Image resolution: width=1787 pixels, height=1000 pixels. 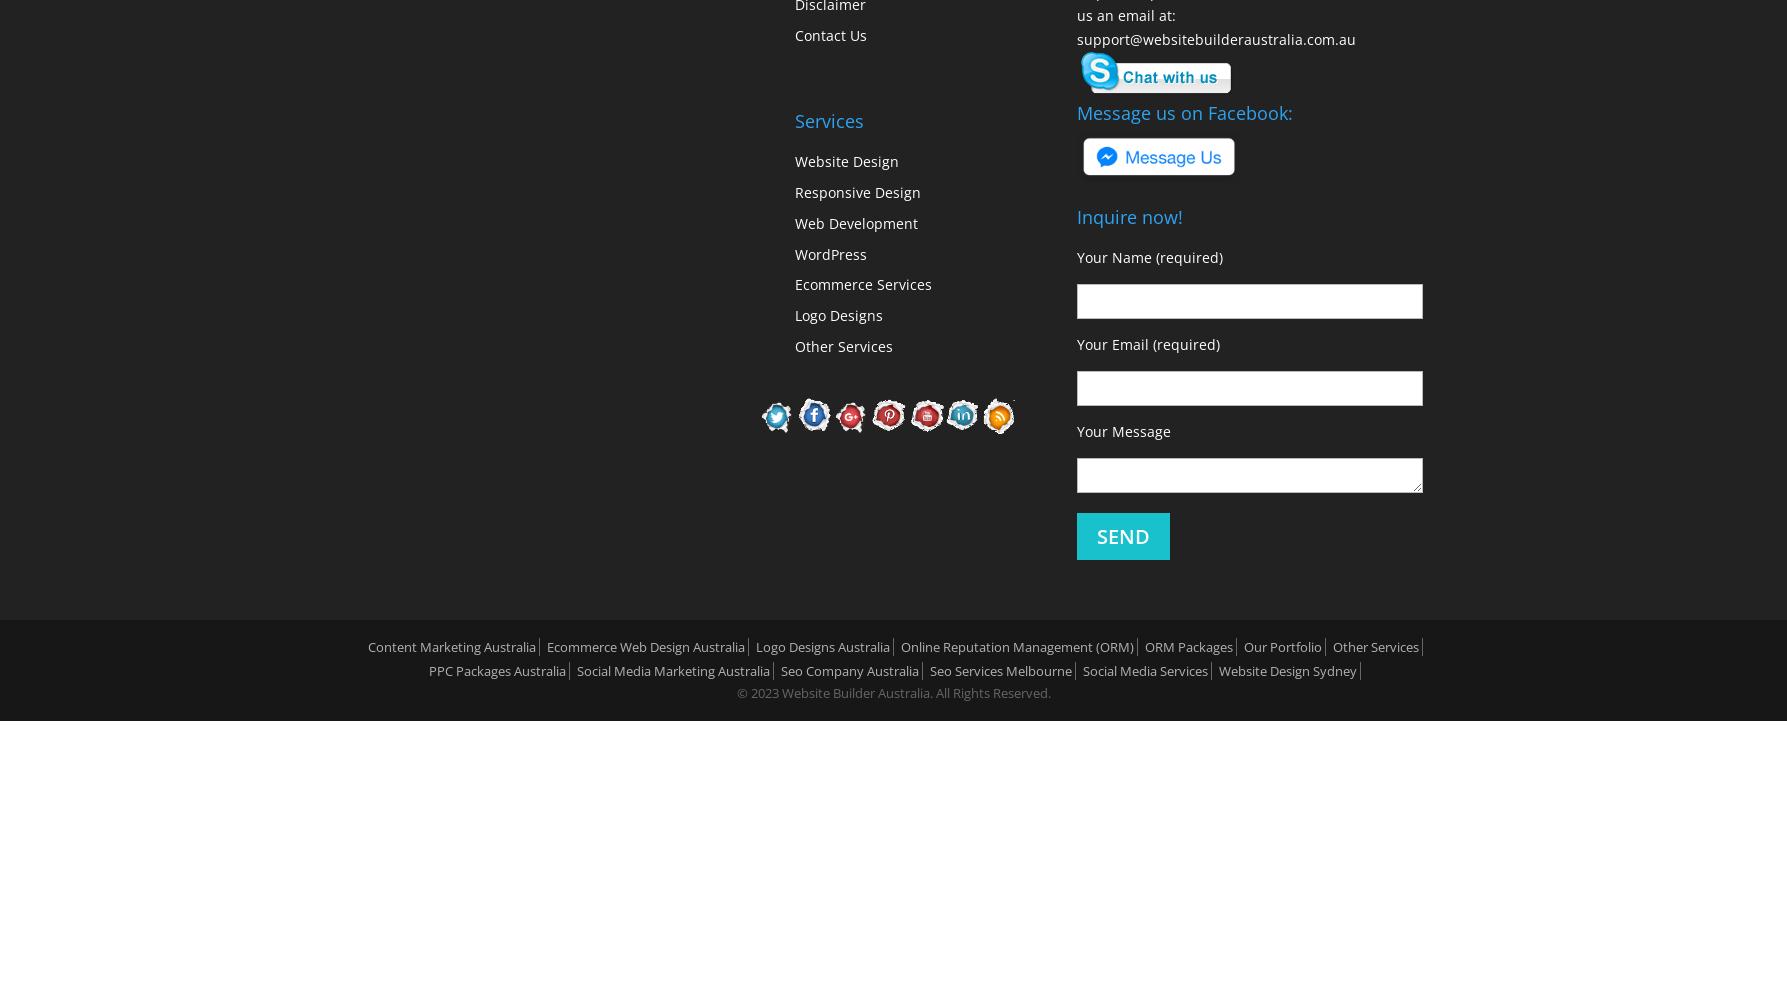 What do you see at coordinates (736, 692) in the screenshot?
I see `'© 2023 Website Builder Australia. All Rights Reserved.'` at bounding box center [736, 692].